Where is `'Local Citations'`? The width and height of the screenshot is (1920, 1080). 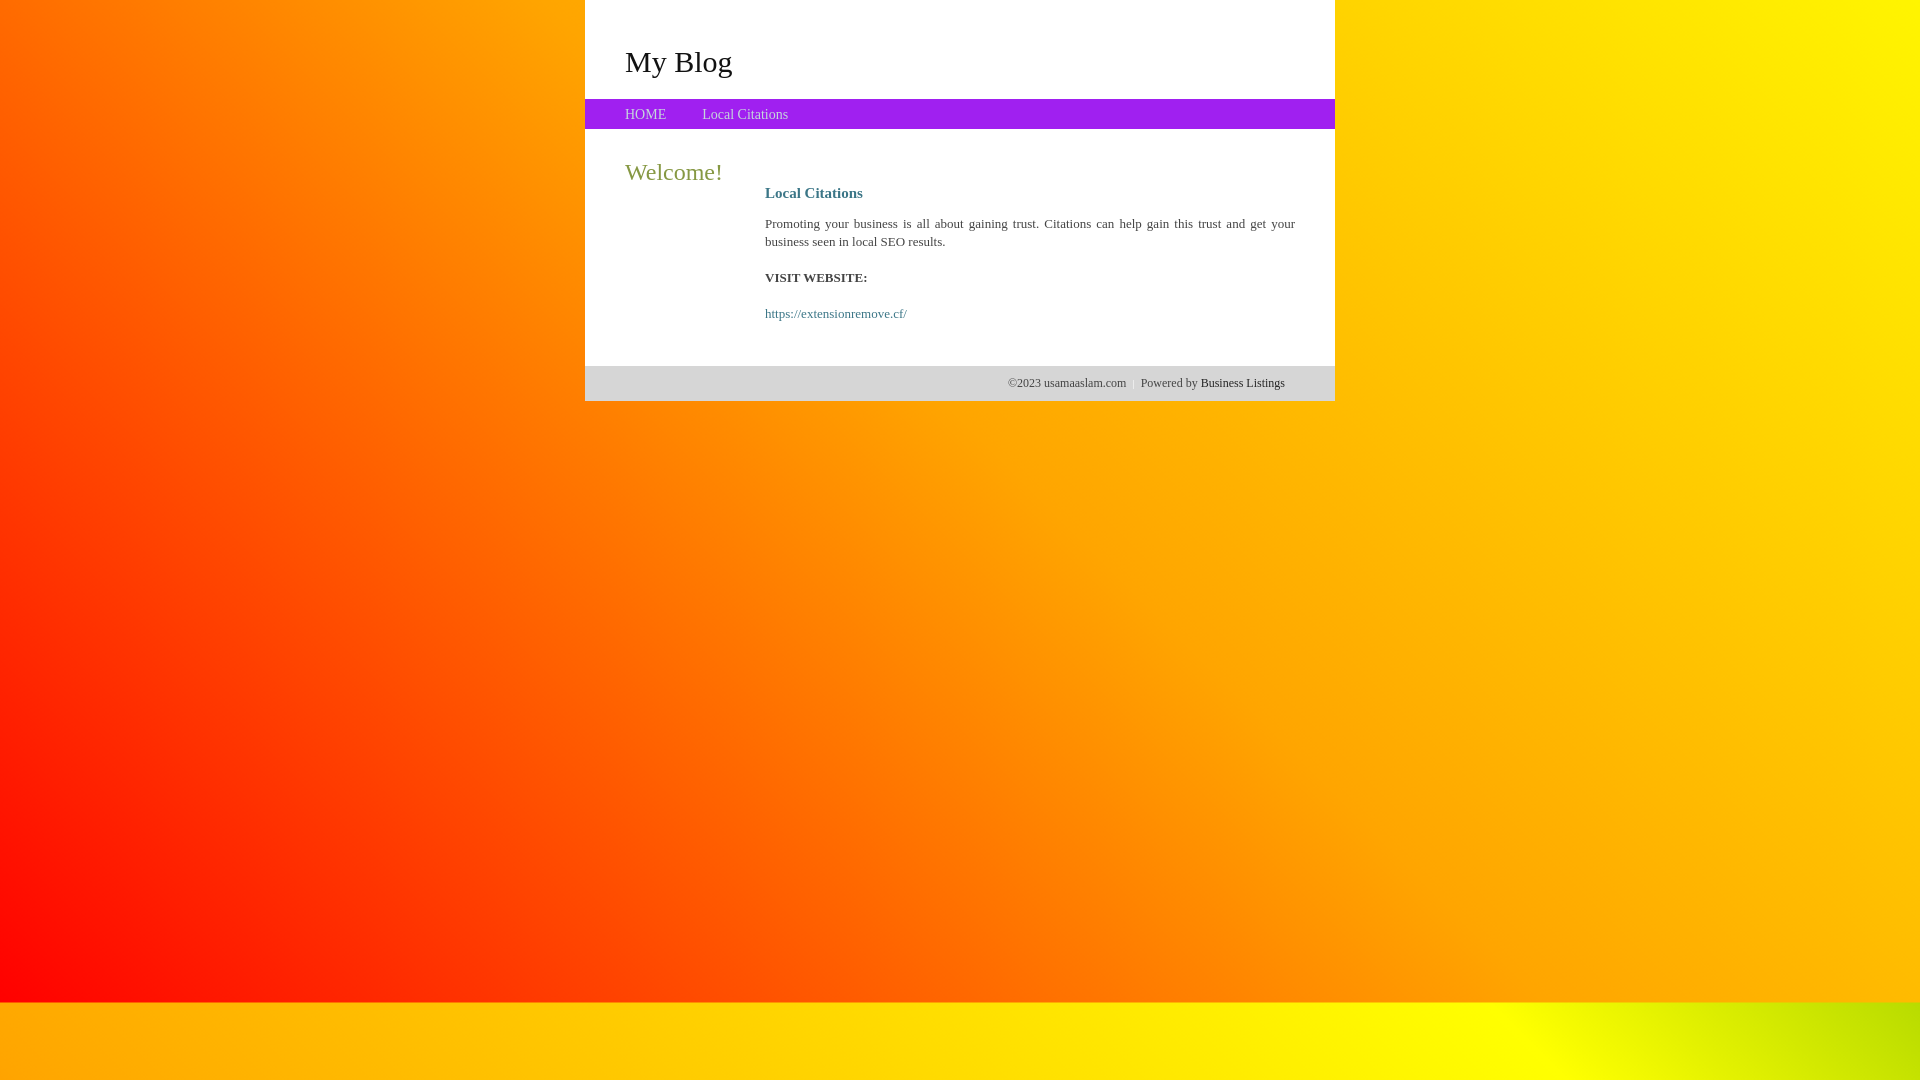
'Local Citations' is located at coordinates (701, 114).